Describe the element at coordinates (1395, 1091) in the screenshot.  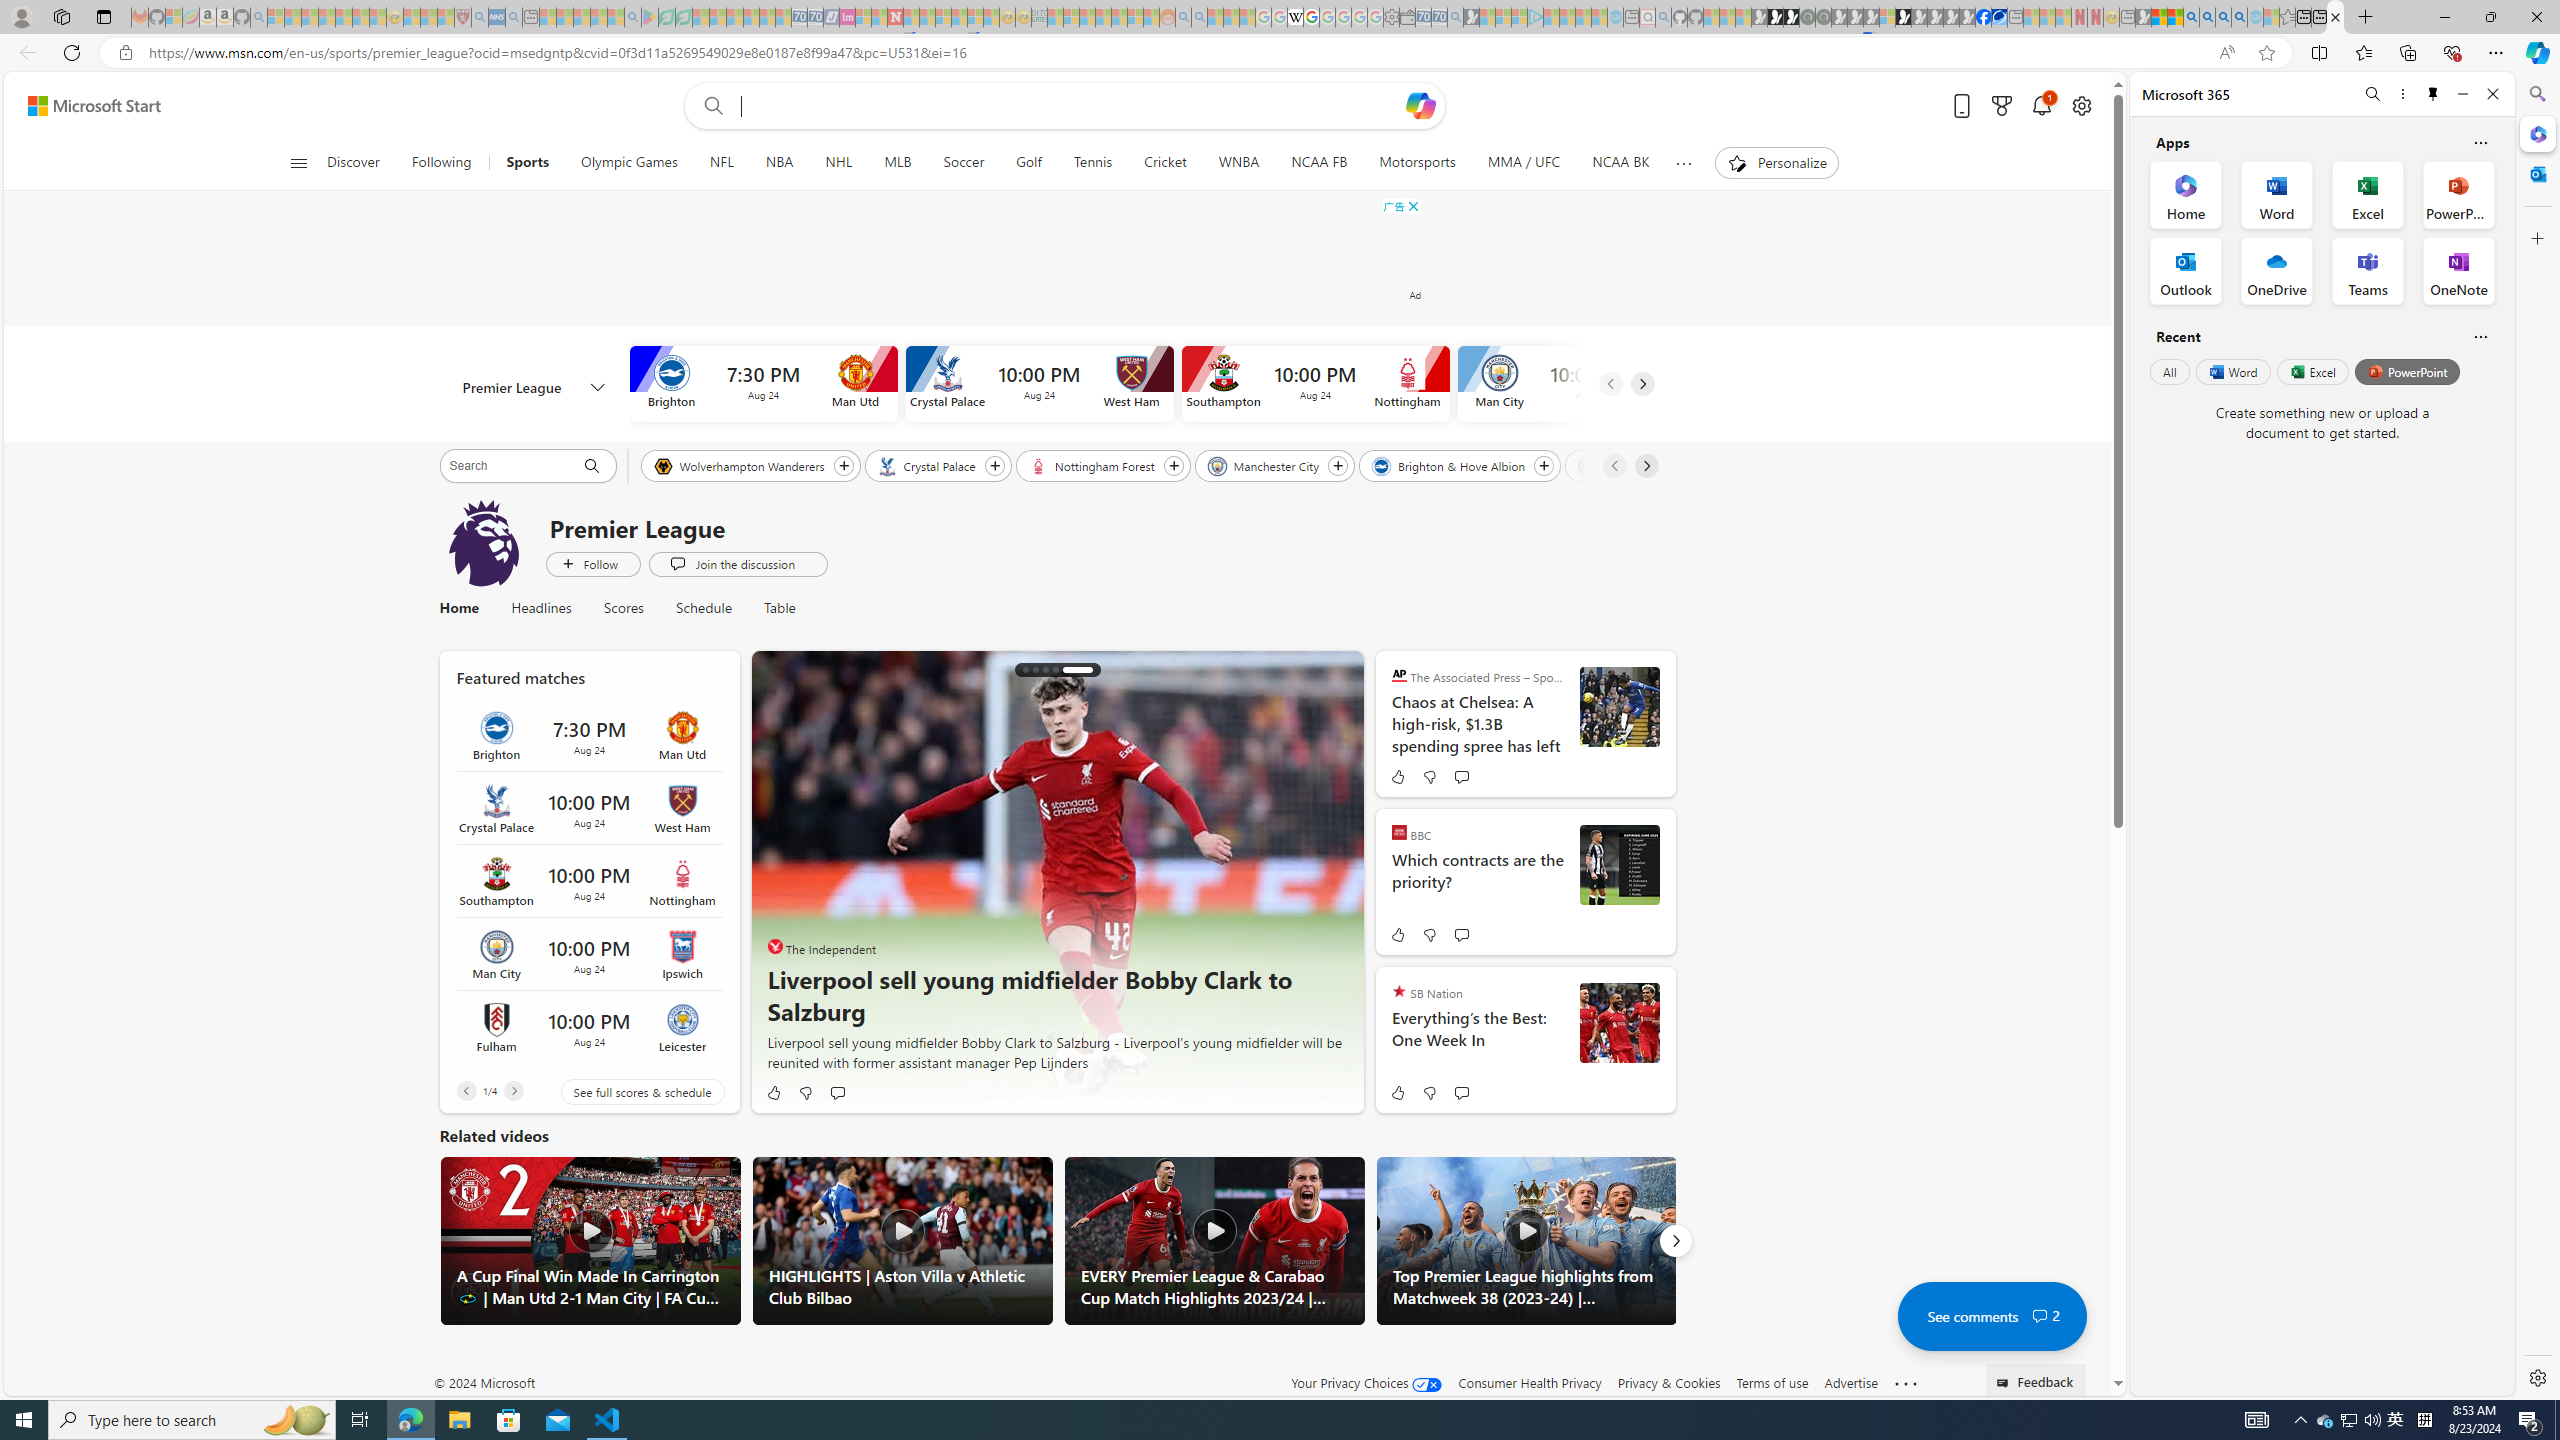
I see `'Like'` at that location.